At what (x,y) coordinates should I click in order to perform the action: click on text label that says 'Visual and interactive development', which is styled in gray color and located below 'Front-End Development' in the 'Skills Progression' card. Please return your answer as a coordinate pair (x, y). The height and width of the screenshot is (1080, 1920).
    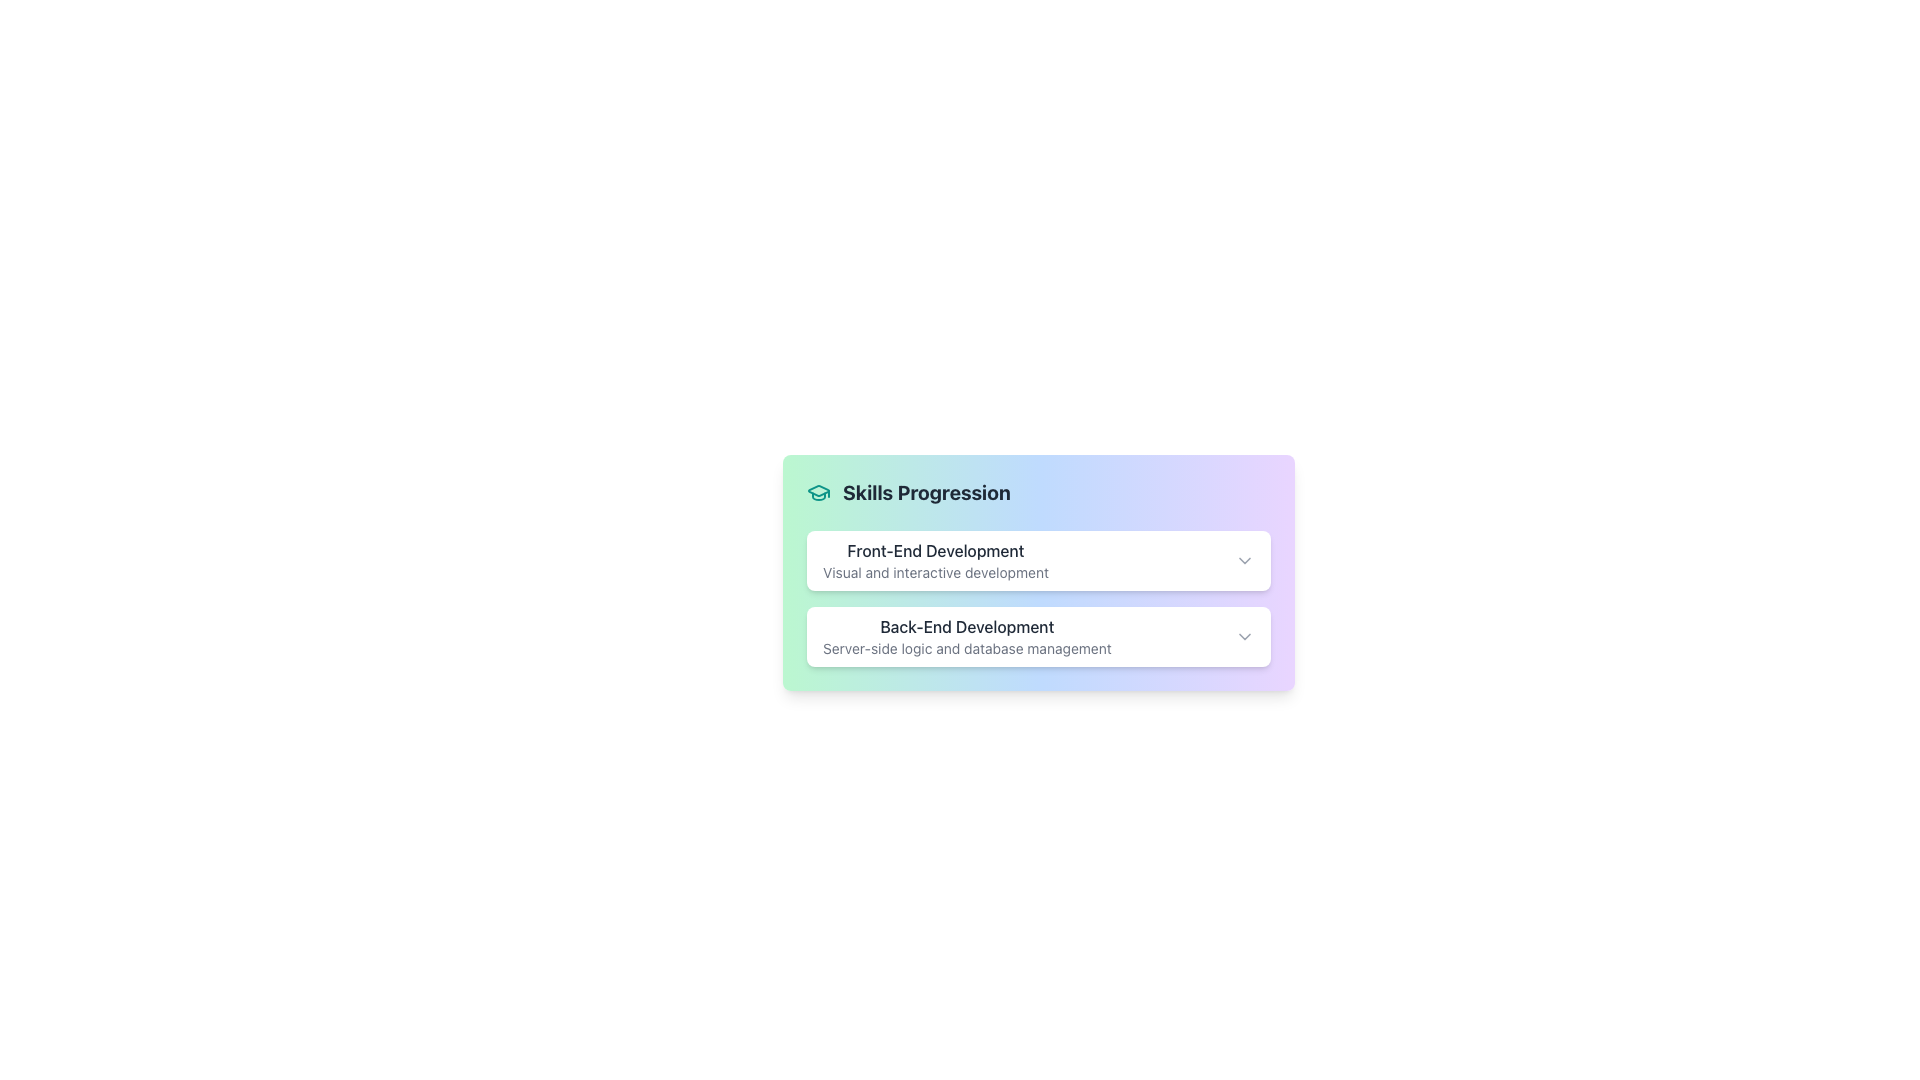
    Looking at the image, I should click on (935, 573).